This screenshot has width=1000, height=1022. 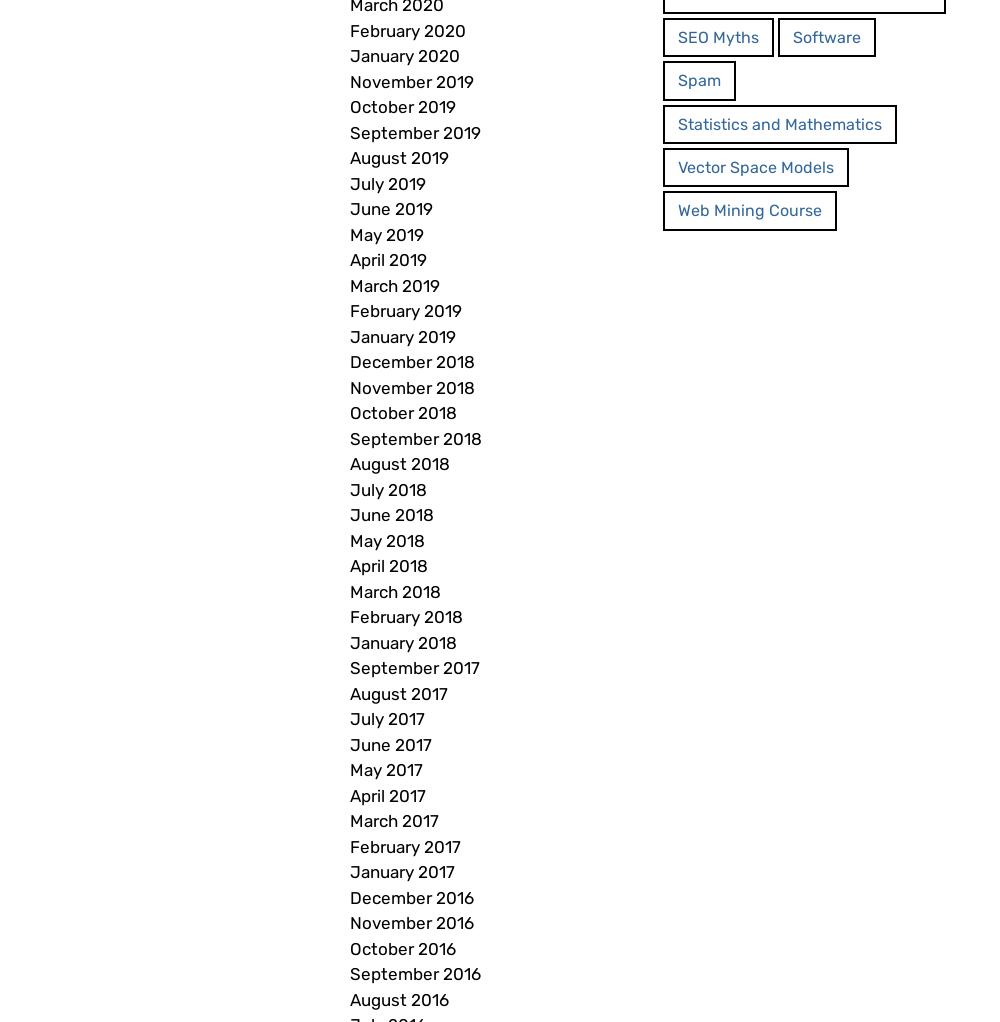 What do you see at coordinates (349, 489) in the screenshot?
I see `'July 2018'` at bounding box center [349, 489].